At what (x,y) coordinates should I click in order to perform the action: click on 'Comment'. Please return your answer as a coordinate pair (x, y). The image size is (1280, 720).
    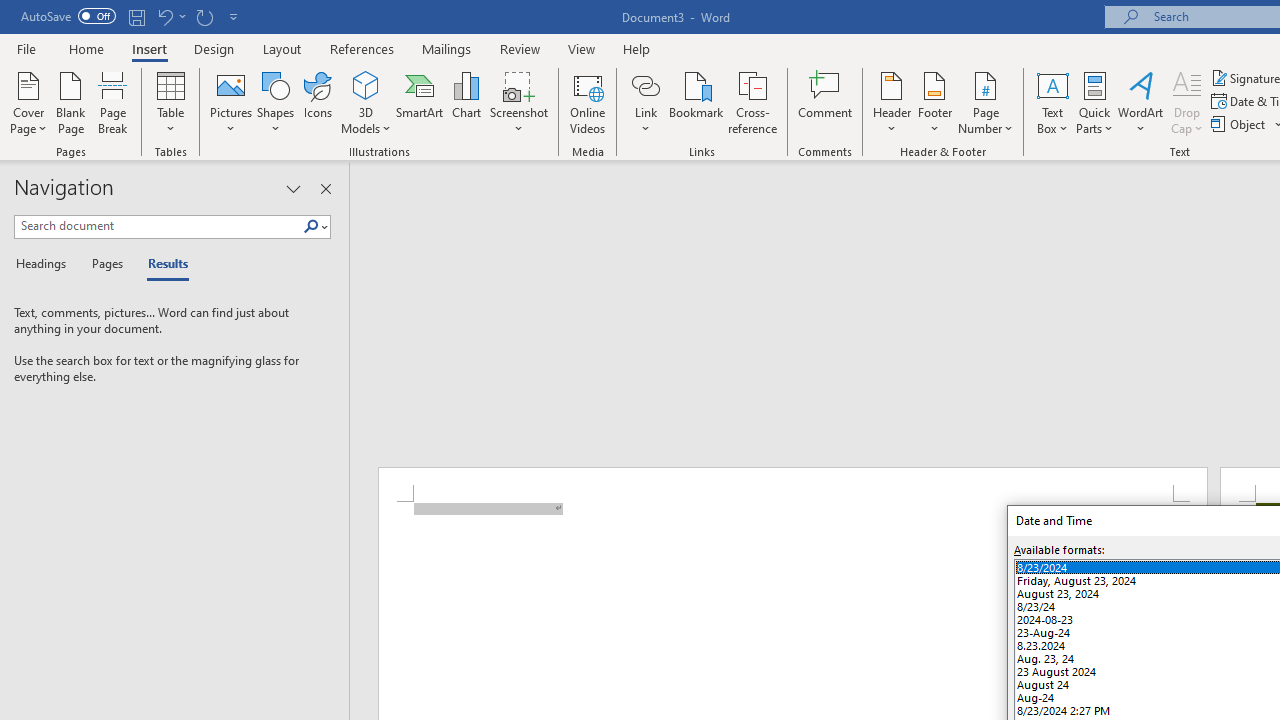
    Looking at the image, I should click on (825, 103).